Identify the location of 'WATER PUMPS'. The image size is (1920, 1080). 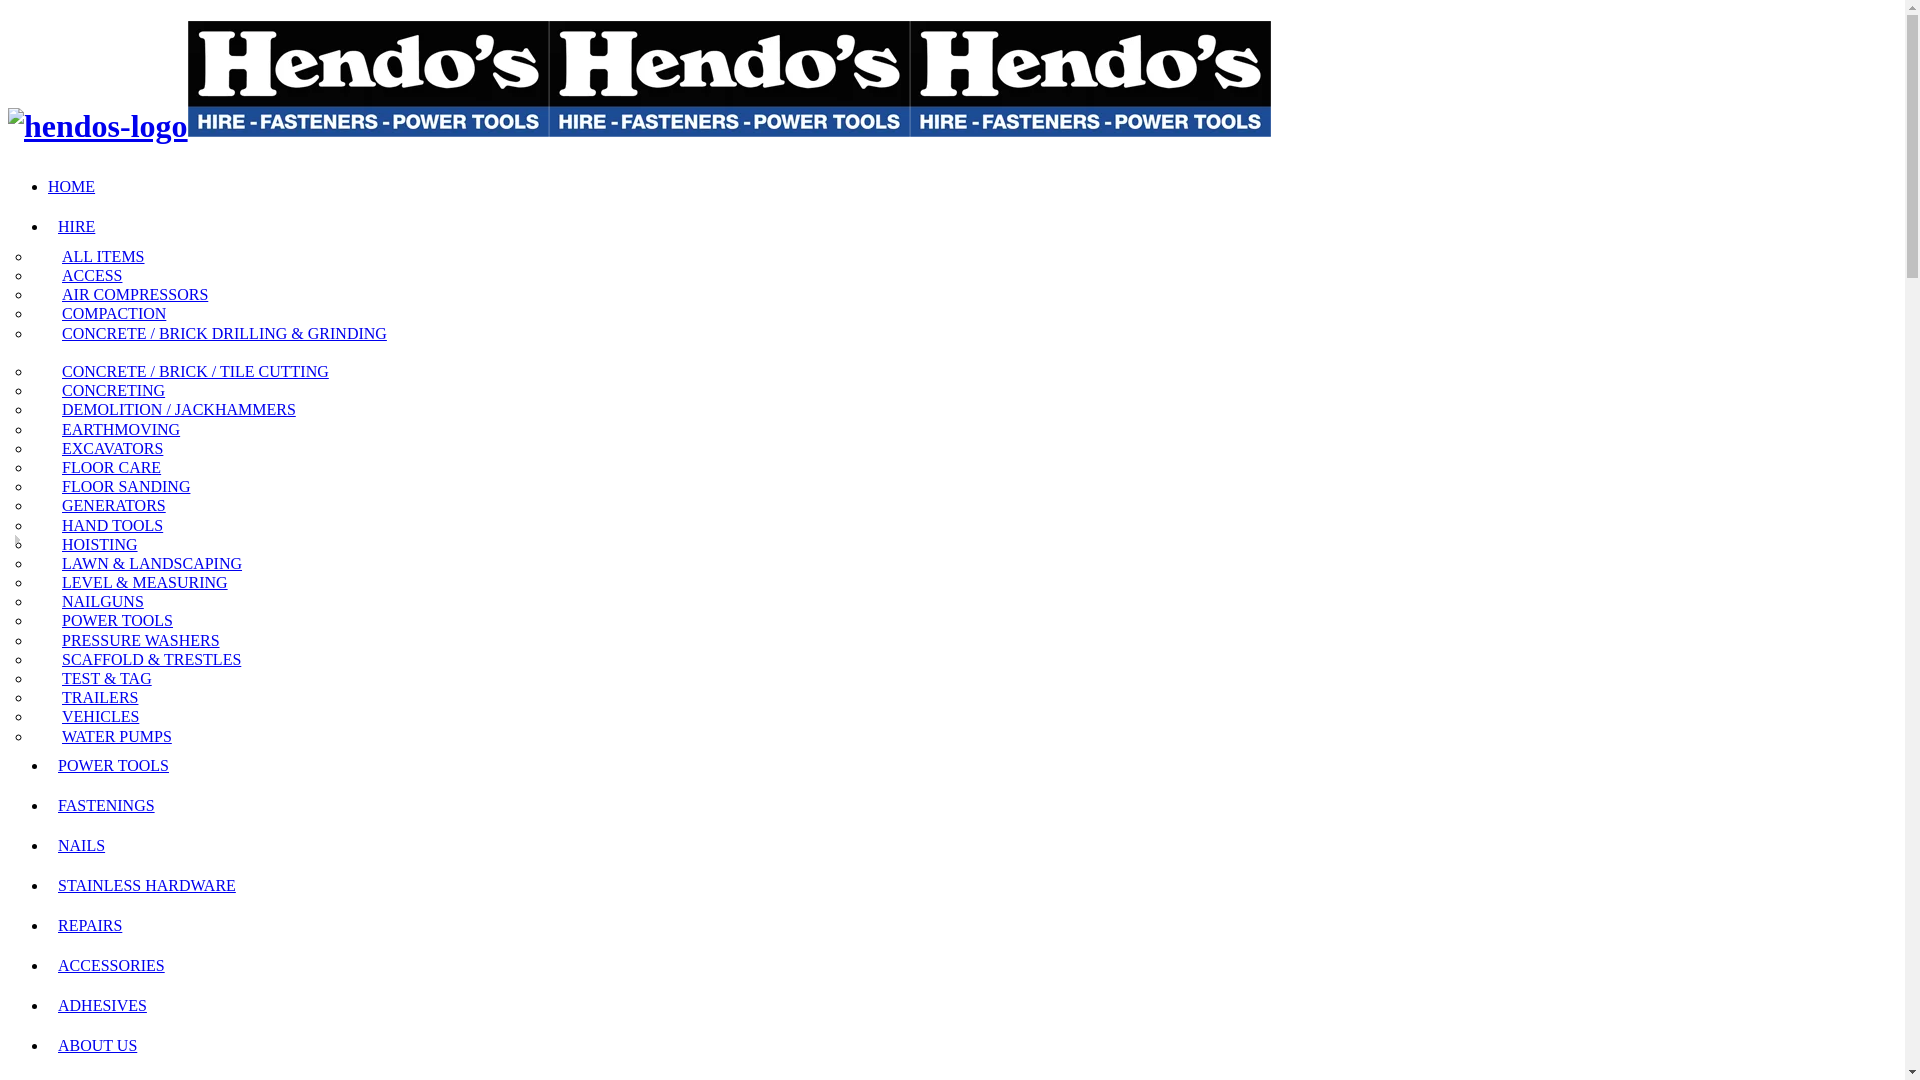
(110, 736).